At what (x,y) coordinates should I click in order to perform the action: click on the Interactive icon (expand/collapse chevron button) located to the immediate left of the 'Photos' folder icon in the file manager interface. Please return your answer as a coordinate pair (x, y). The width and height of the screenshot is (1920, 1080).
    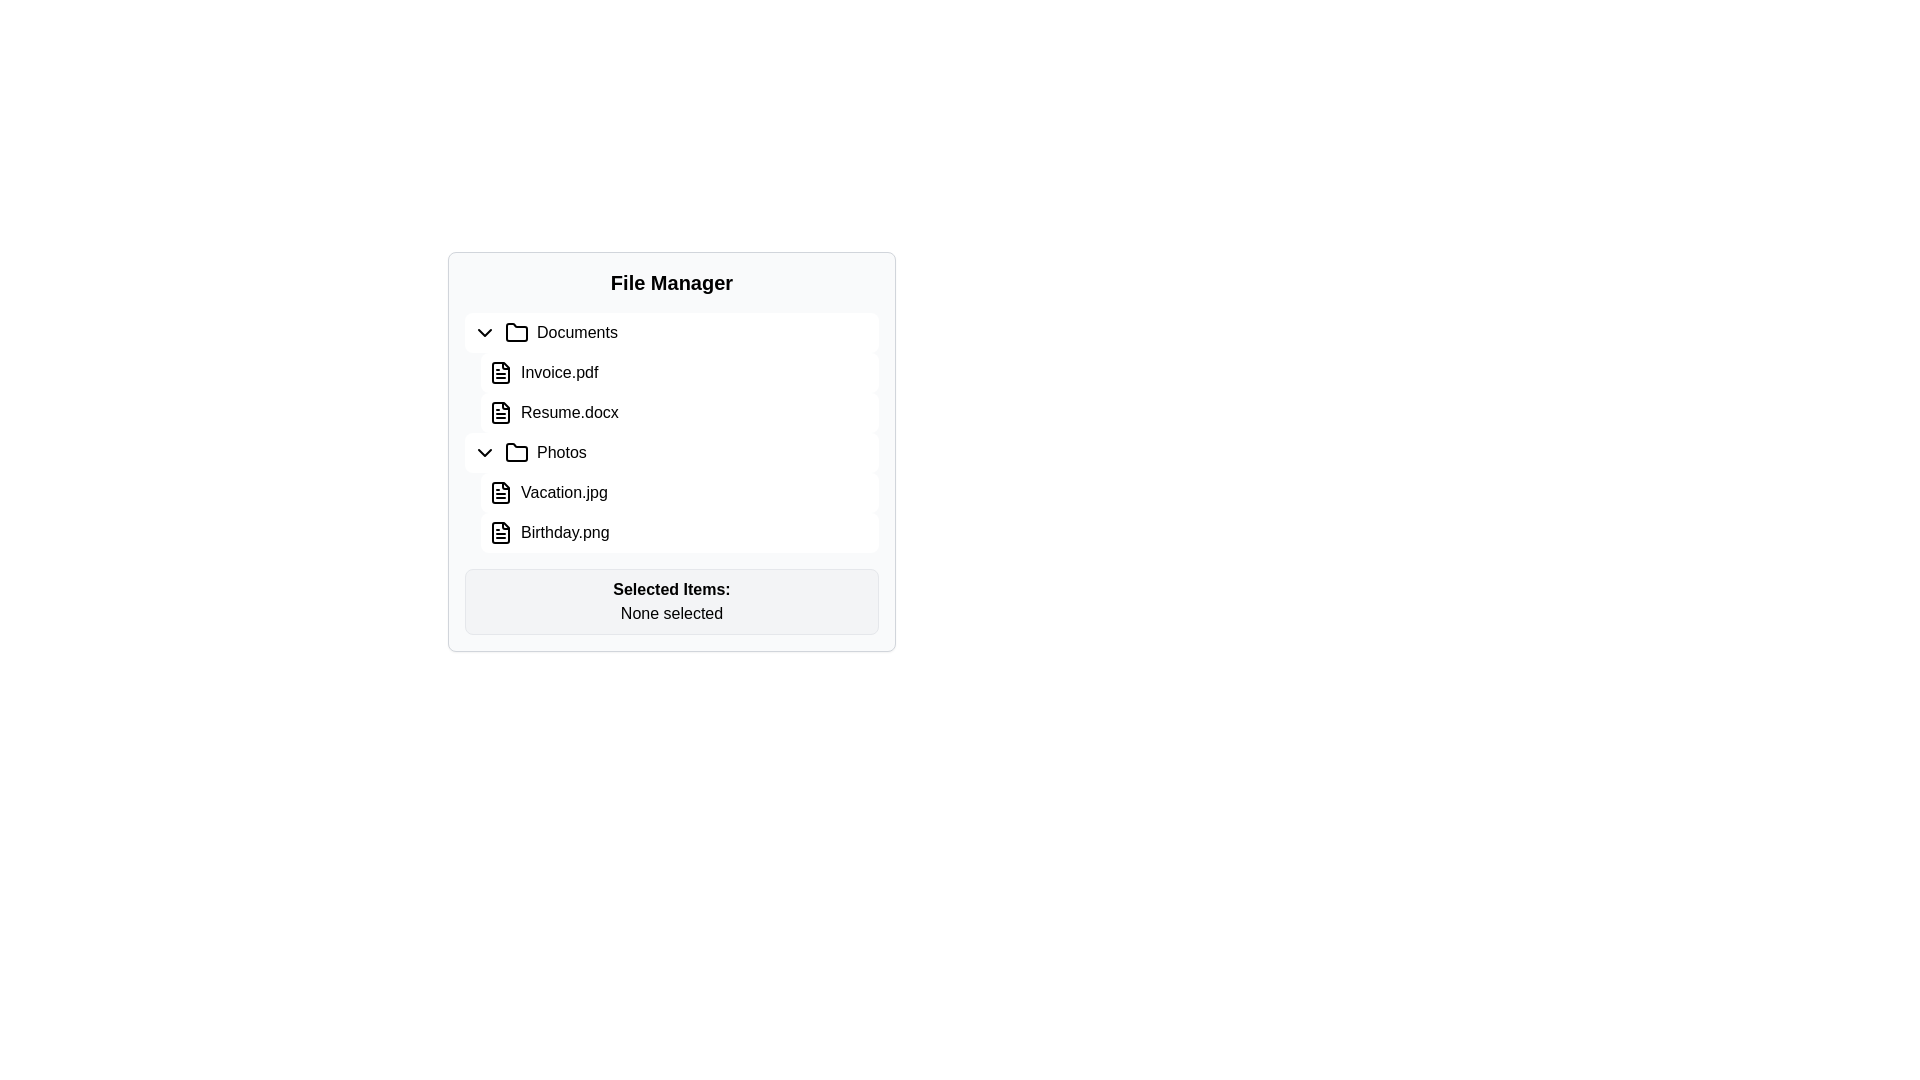
    Looking at the image, I should click on (484, 452).